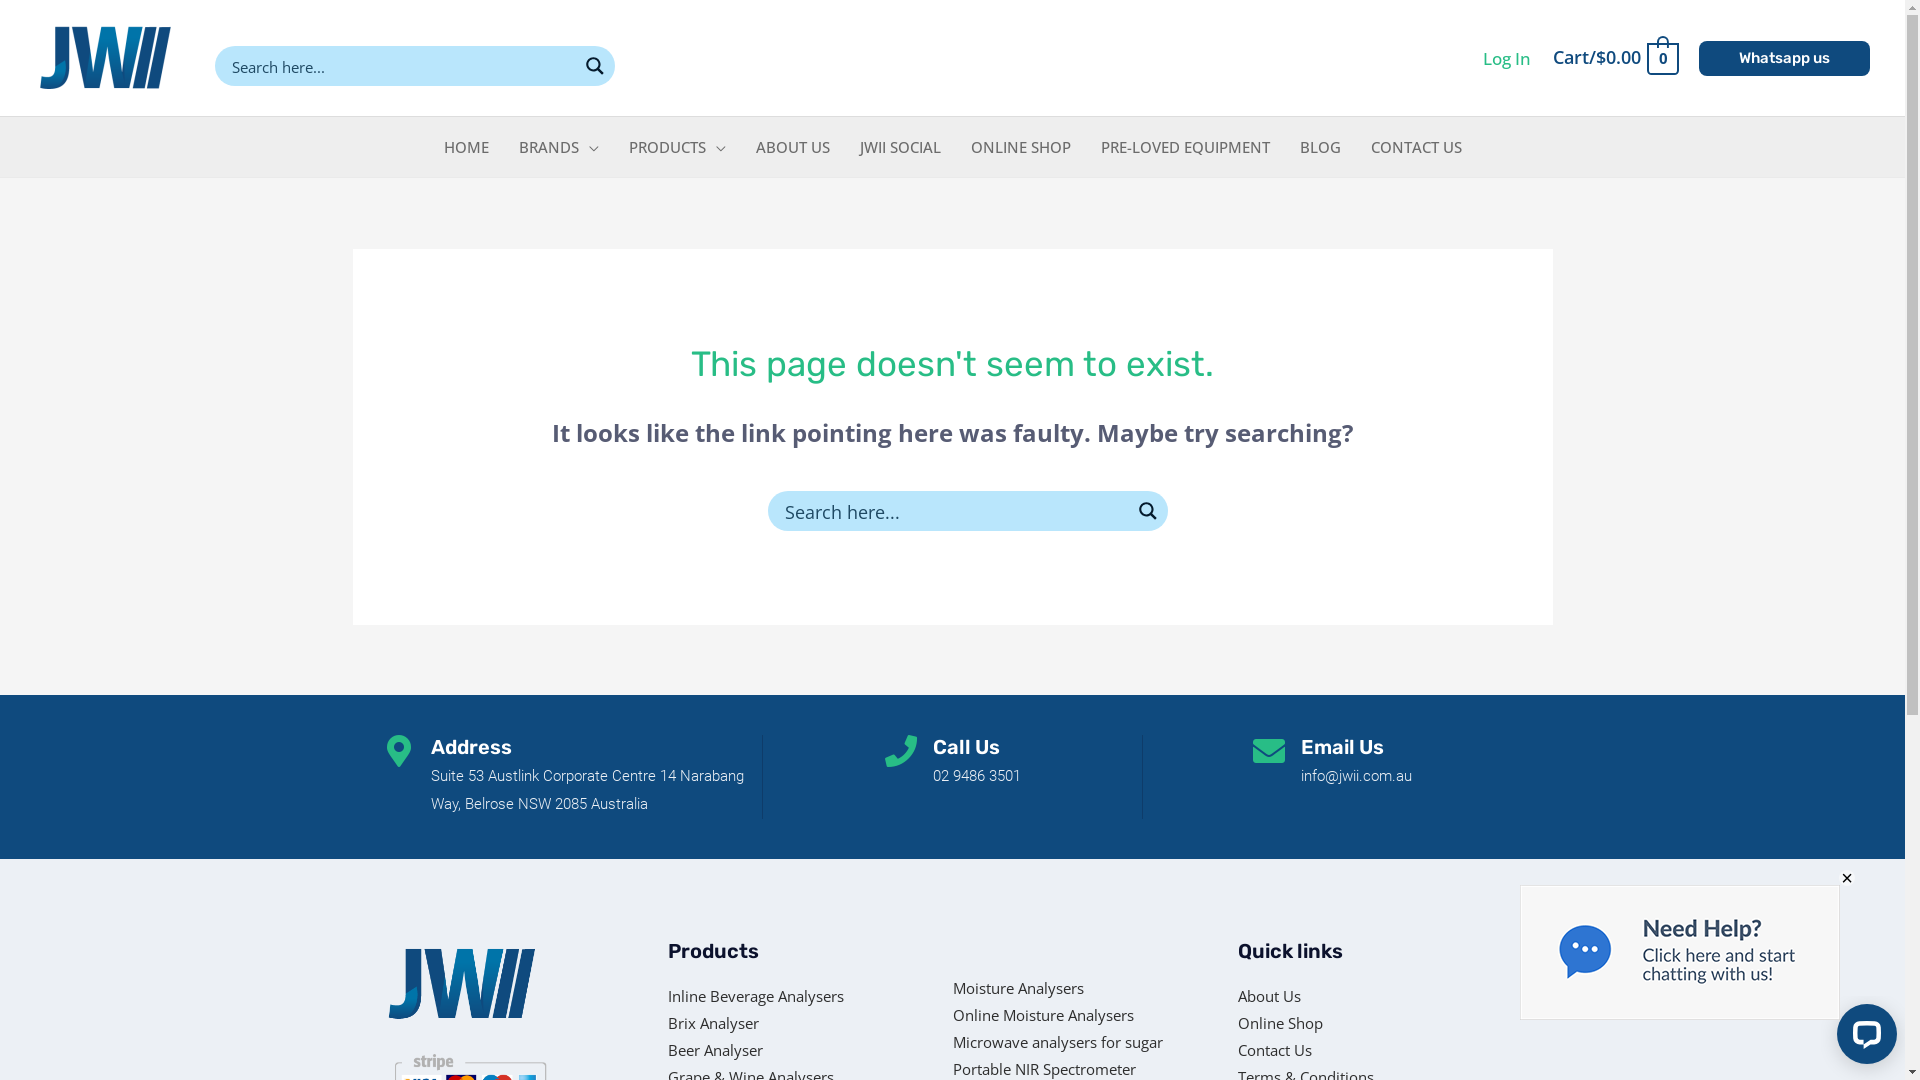  Describe the element at coordinates (844, 145) in the screenshot. I see `'JWII SOCIAL'` at that location.